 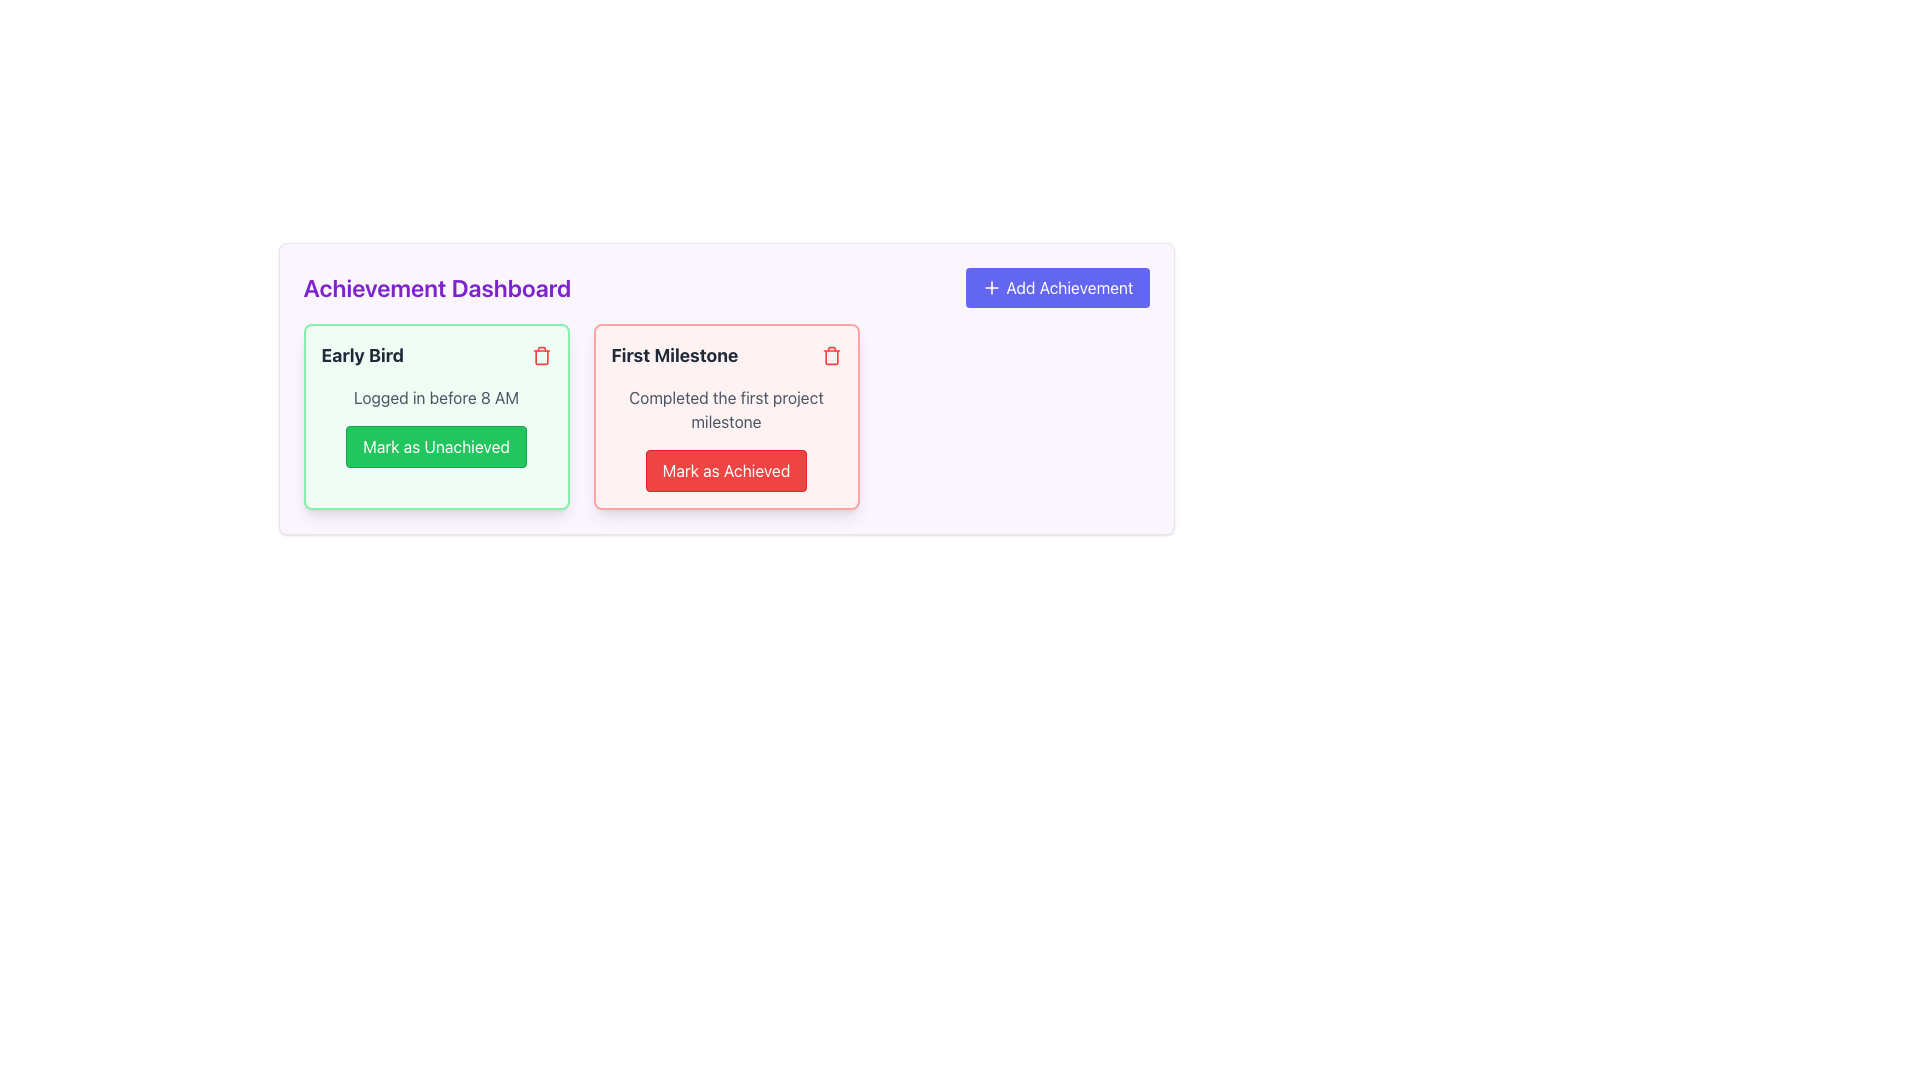 What do you see at coordinates (725, 354) in the screenshot?
I see `the Text label that serves as a title for the 'First Milestone' card in the 'Achievement Dashboard' interface` at bounding box center [725, 354].